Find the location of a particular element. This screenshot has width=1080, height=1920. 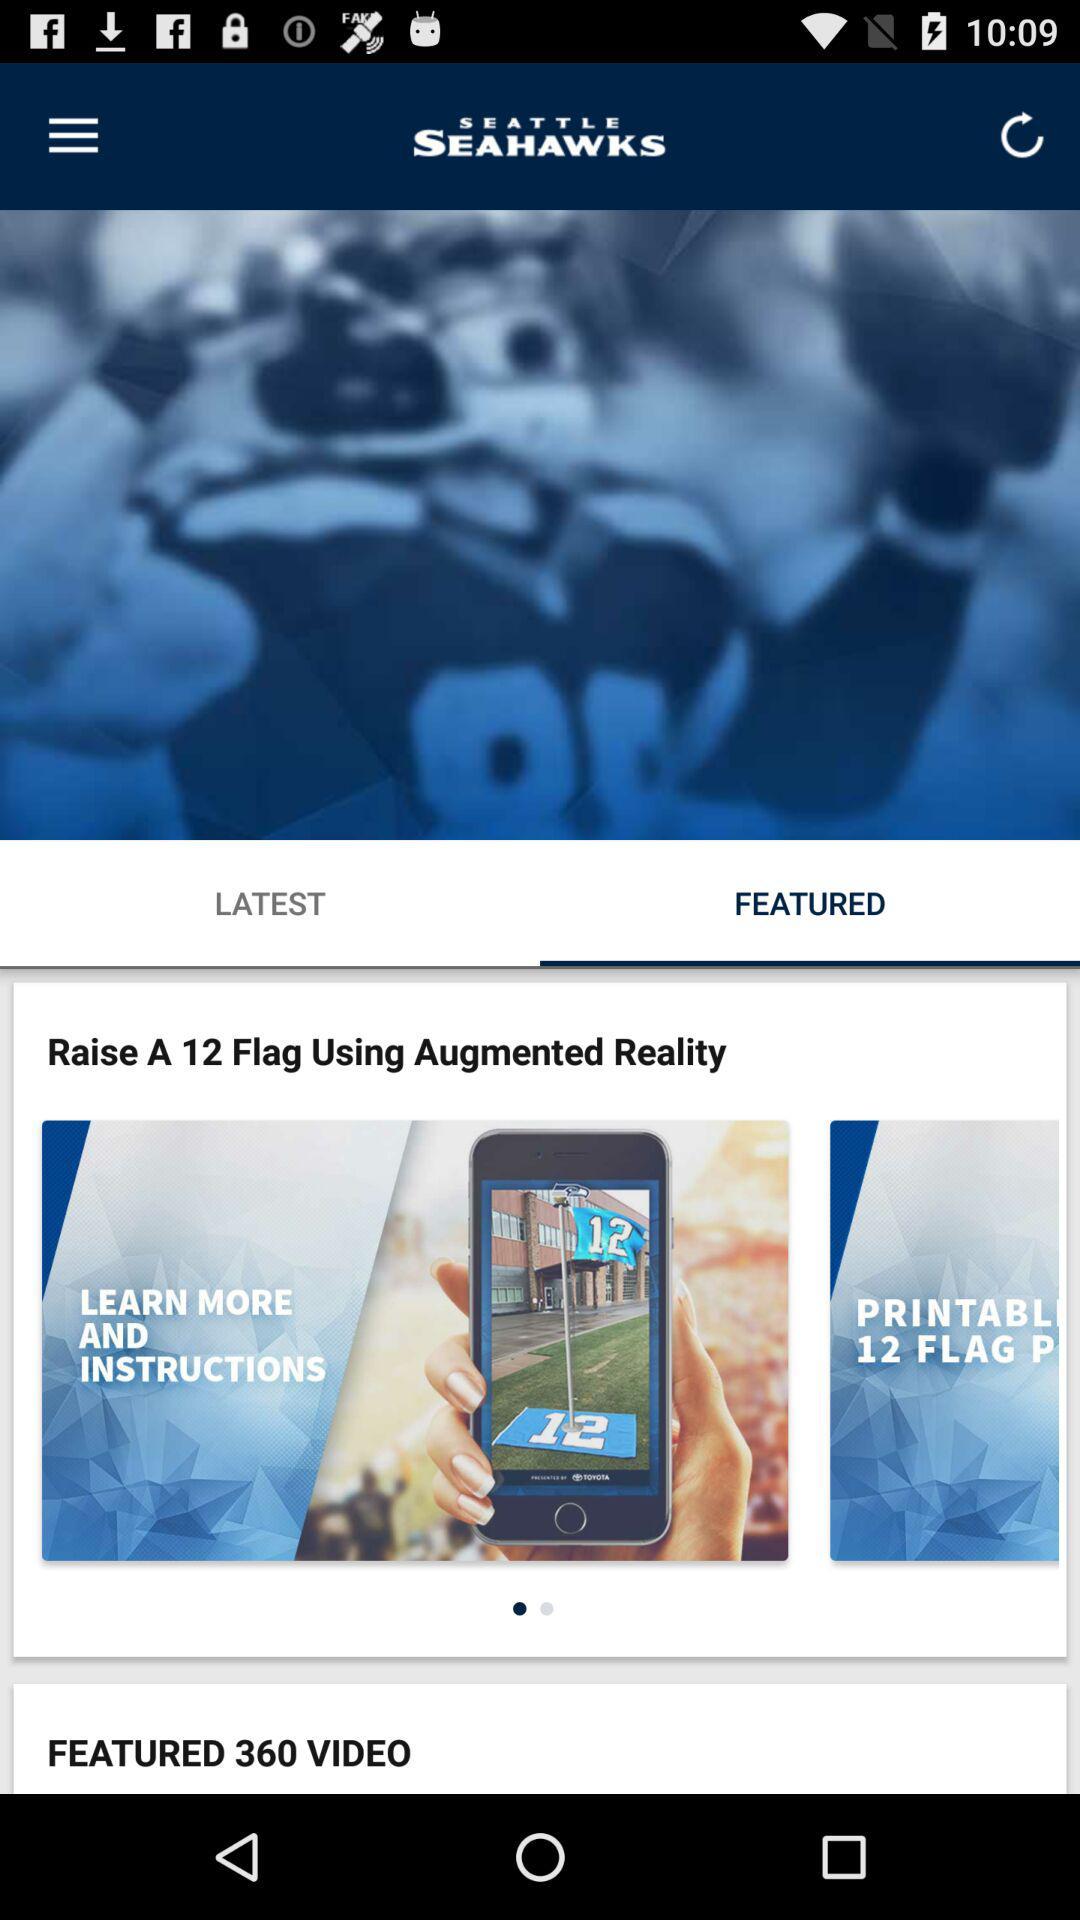

the icon at the top left corner is located at coordinates (72, 135).